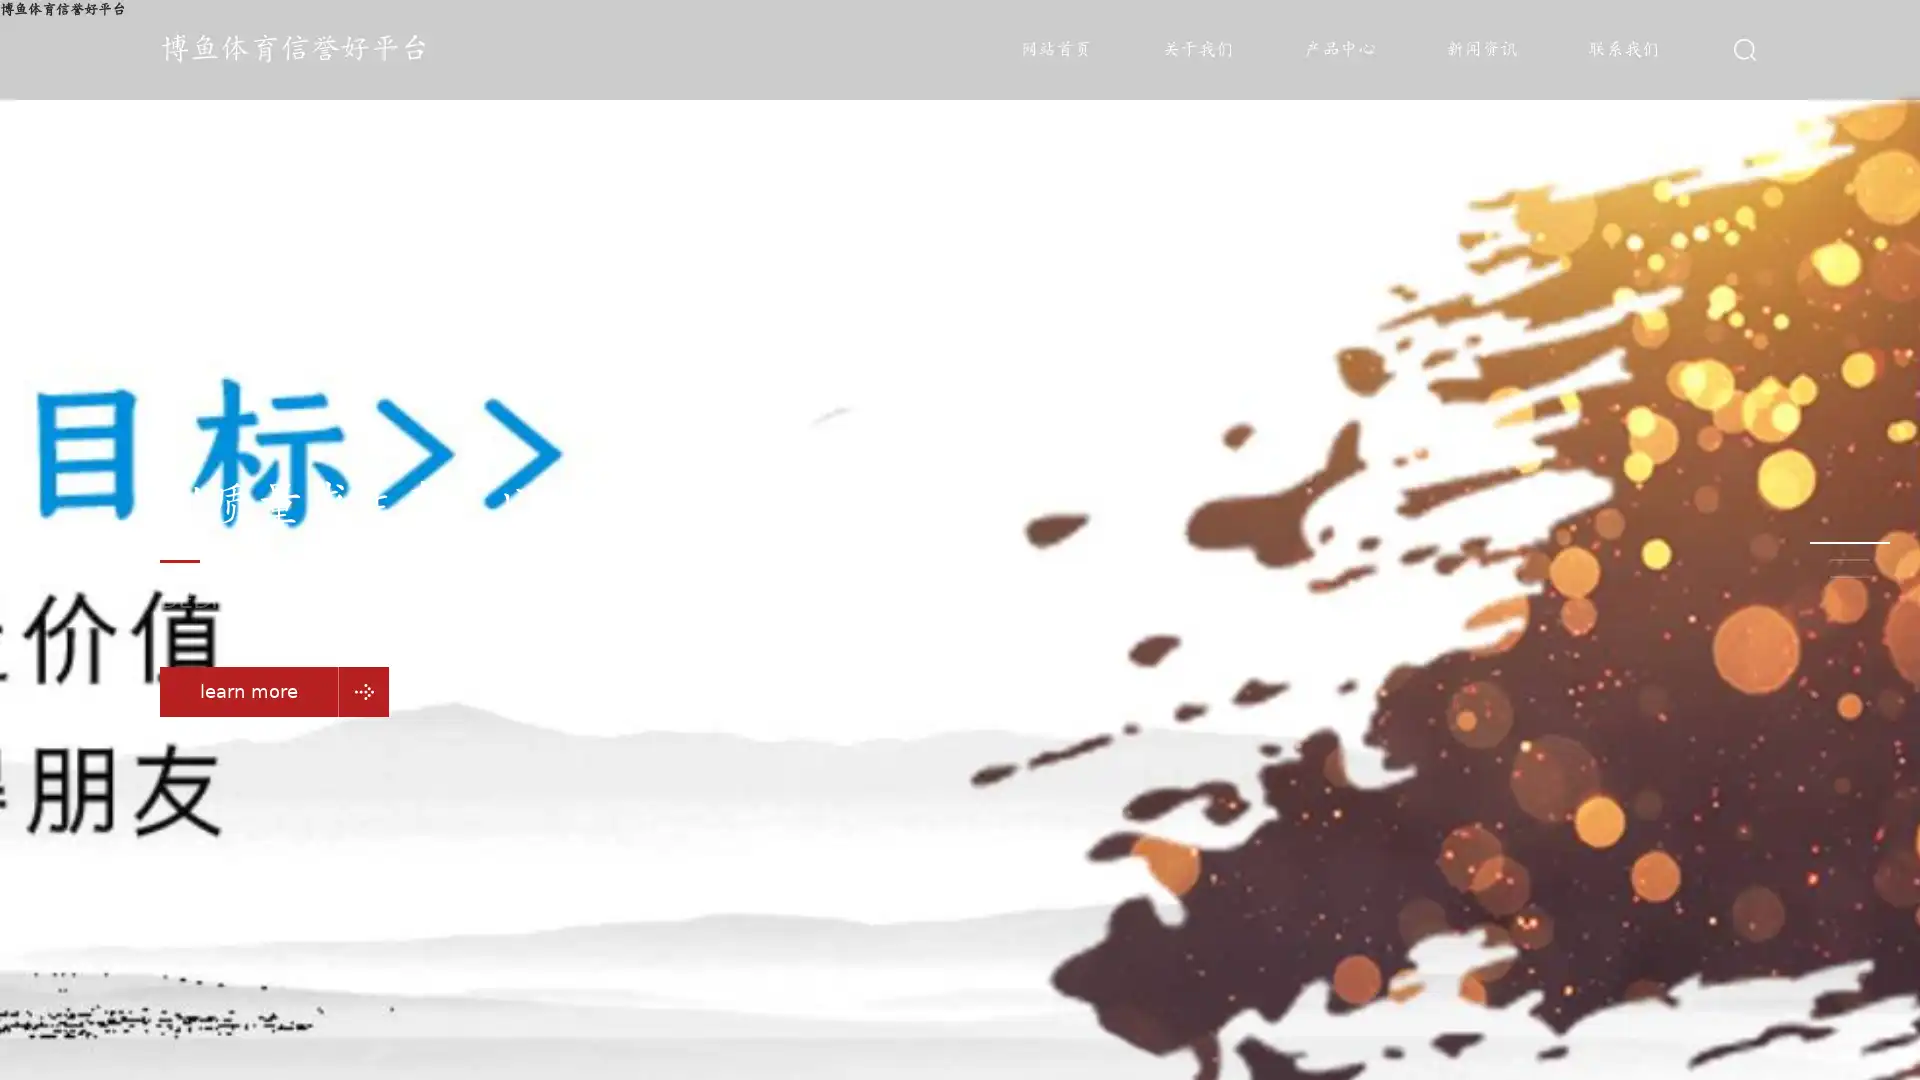 The image size is (1920, 1080). What do you see at coordinates (1848, 577) in the screenshot?
I see `Go to slide 3` at bounding box center [1848, 577].